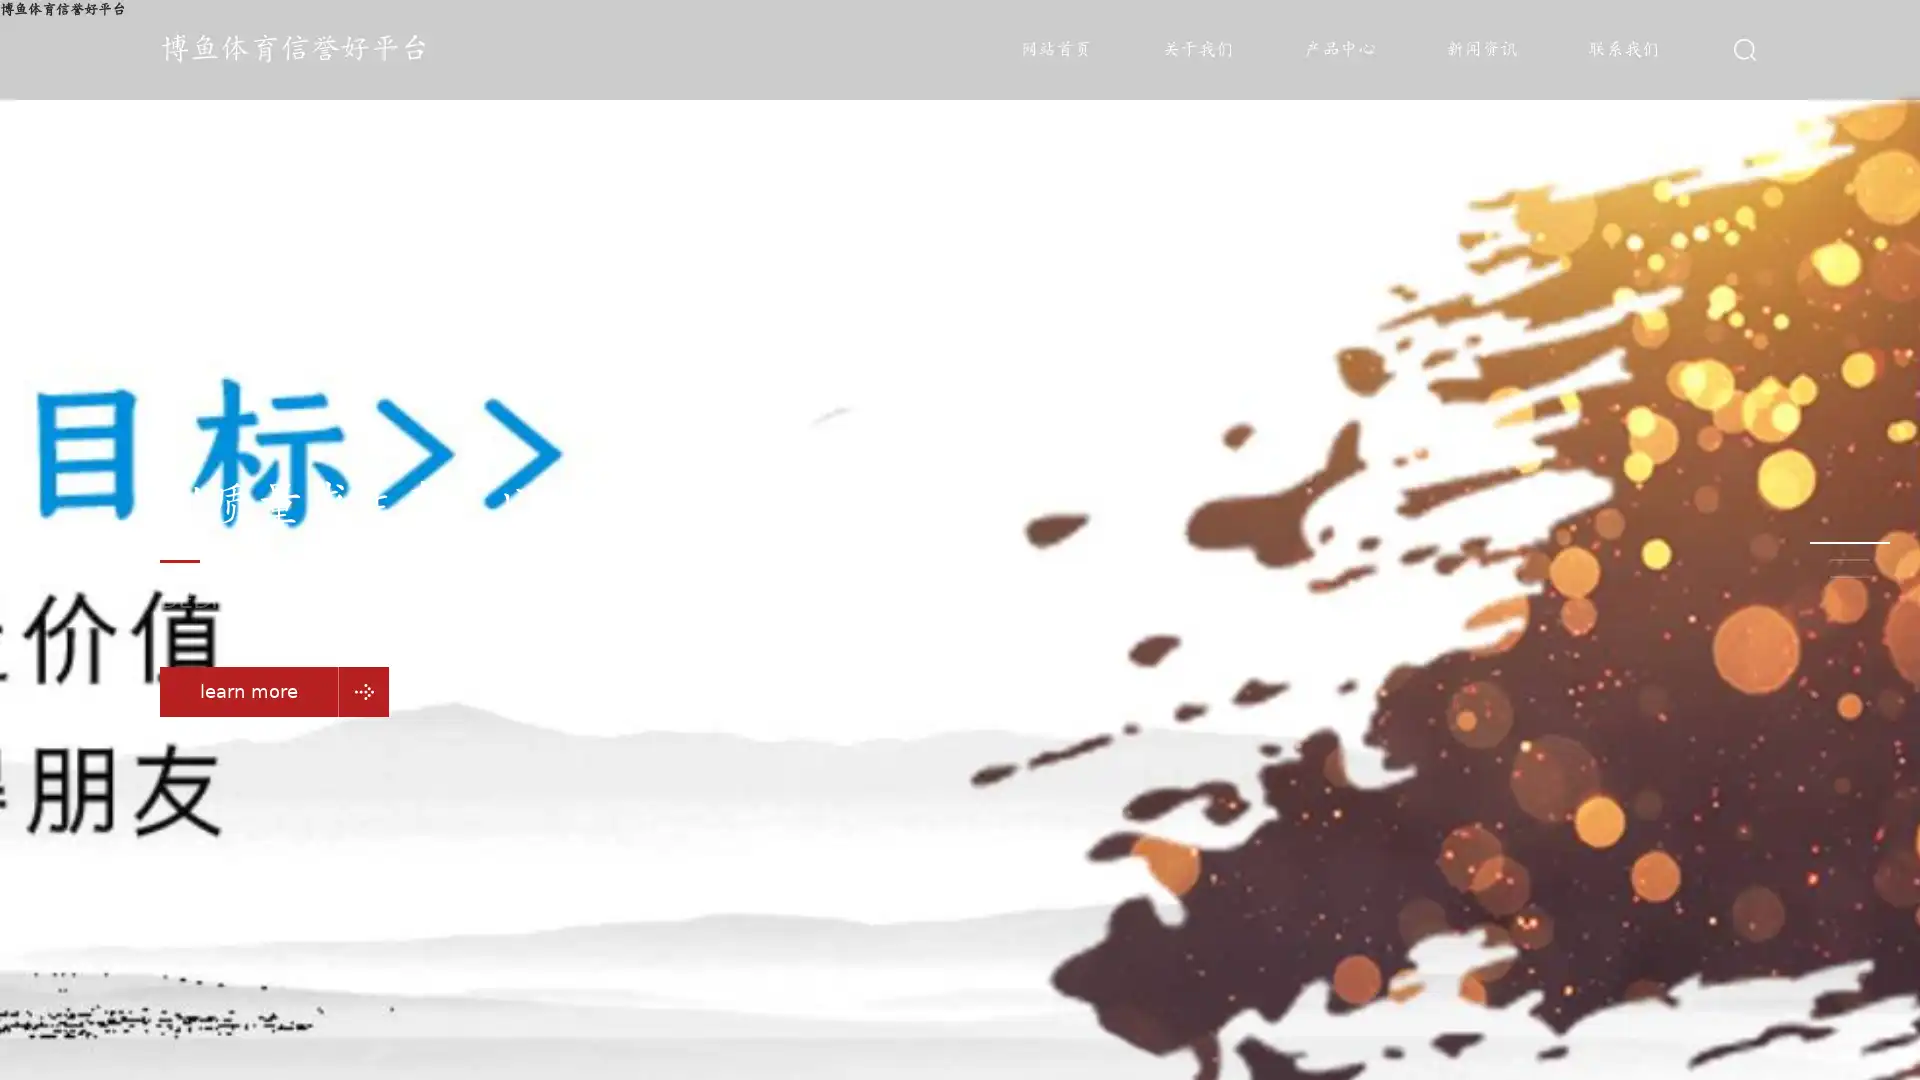 The image size is (1920, 1080). What do you see at coordinates (1848, 577) in the screenshot?
I see `Go to slide 3` at bounding box center [1848, 577].